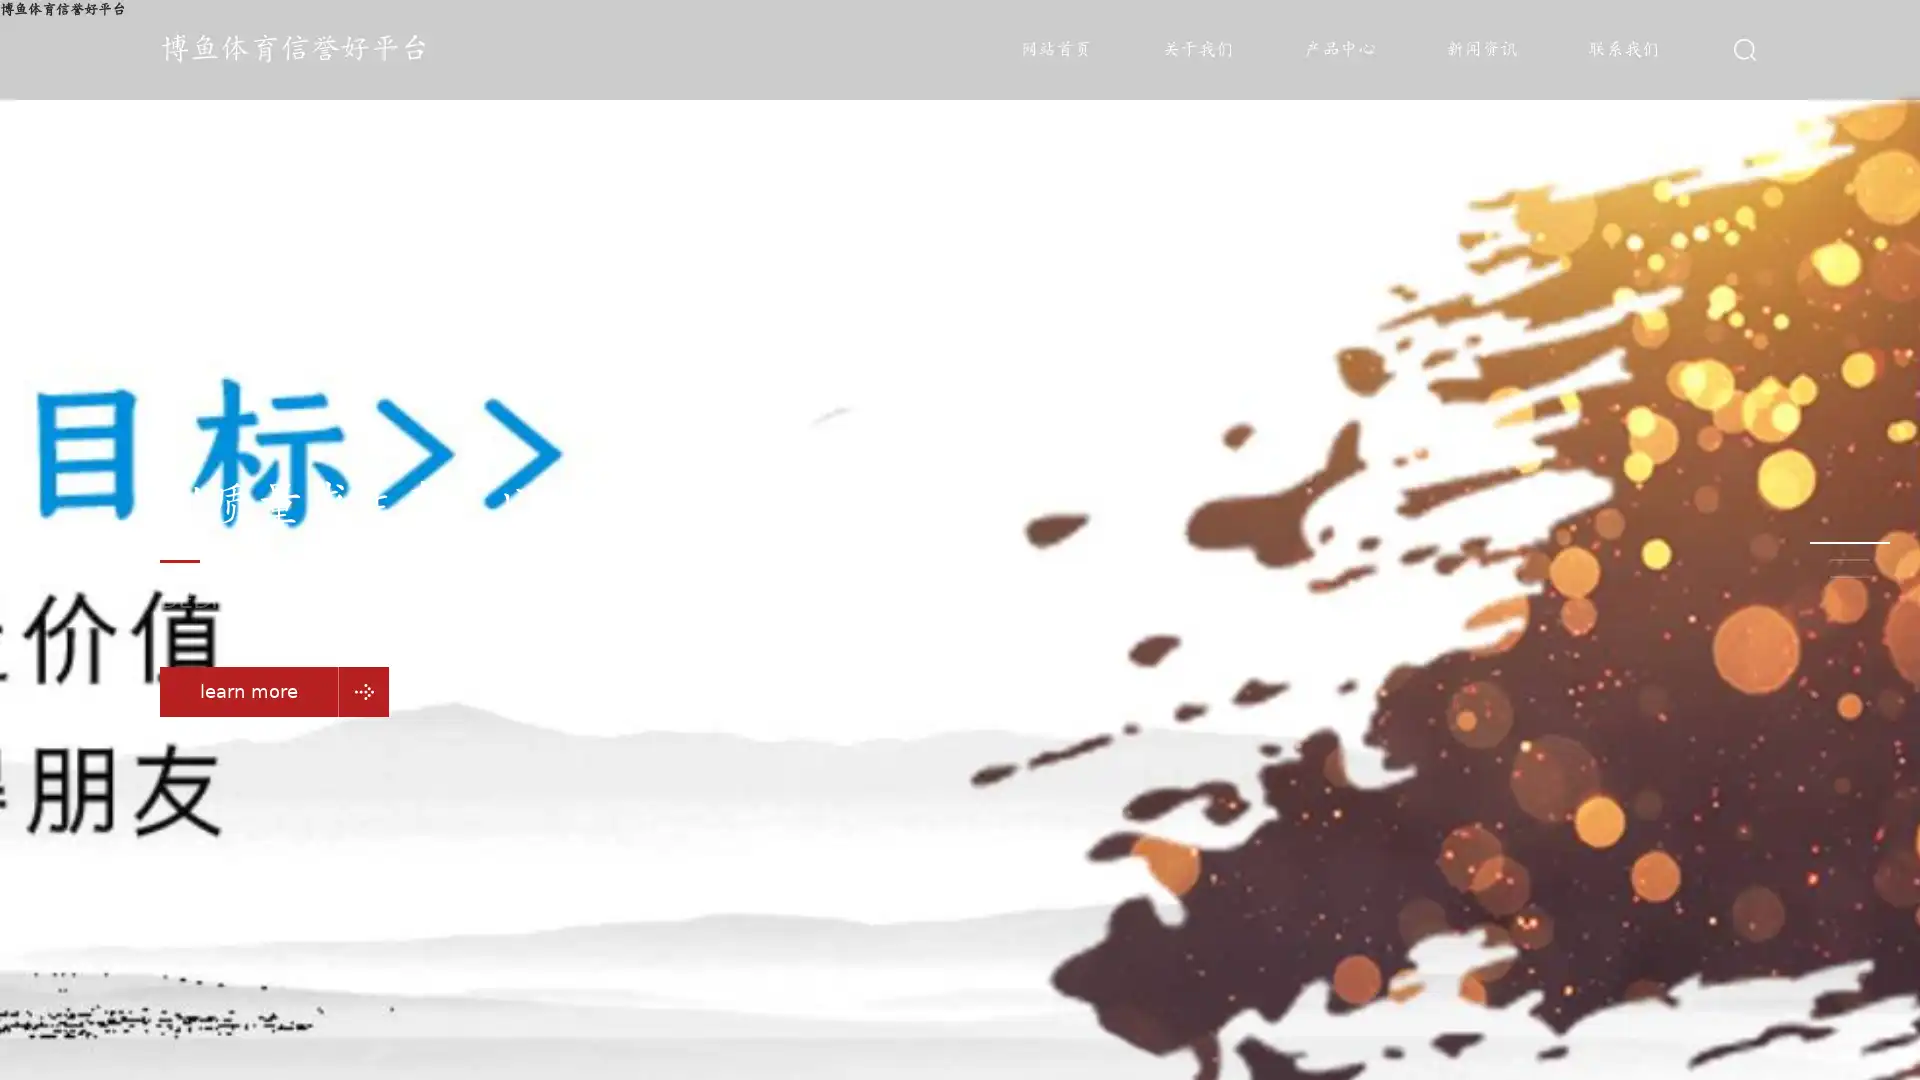 The image size is (1920, 1080). What do you see at coordinates (1848, 577) in the screenshot?
I see `Go to slide 3` at bounding box center [1848, 577].